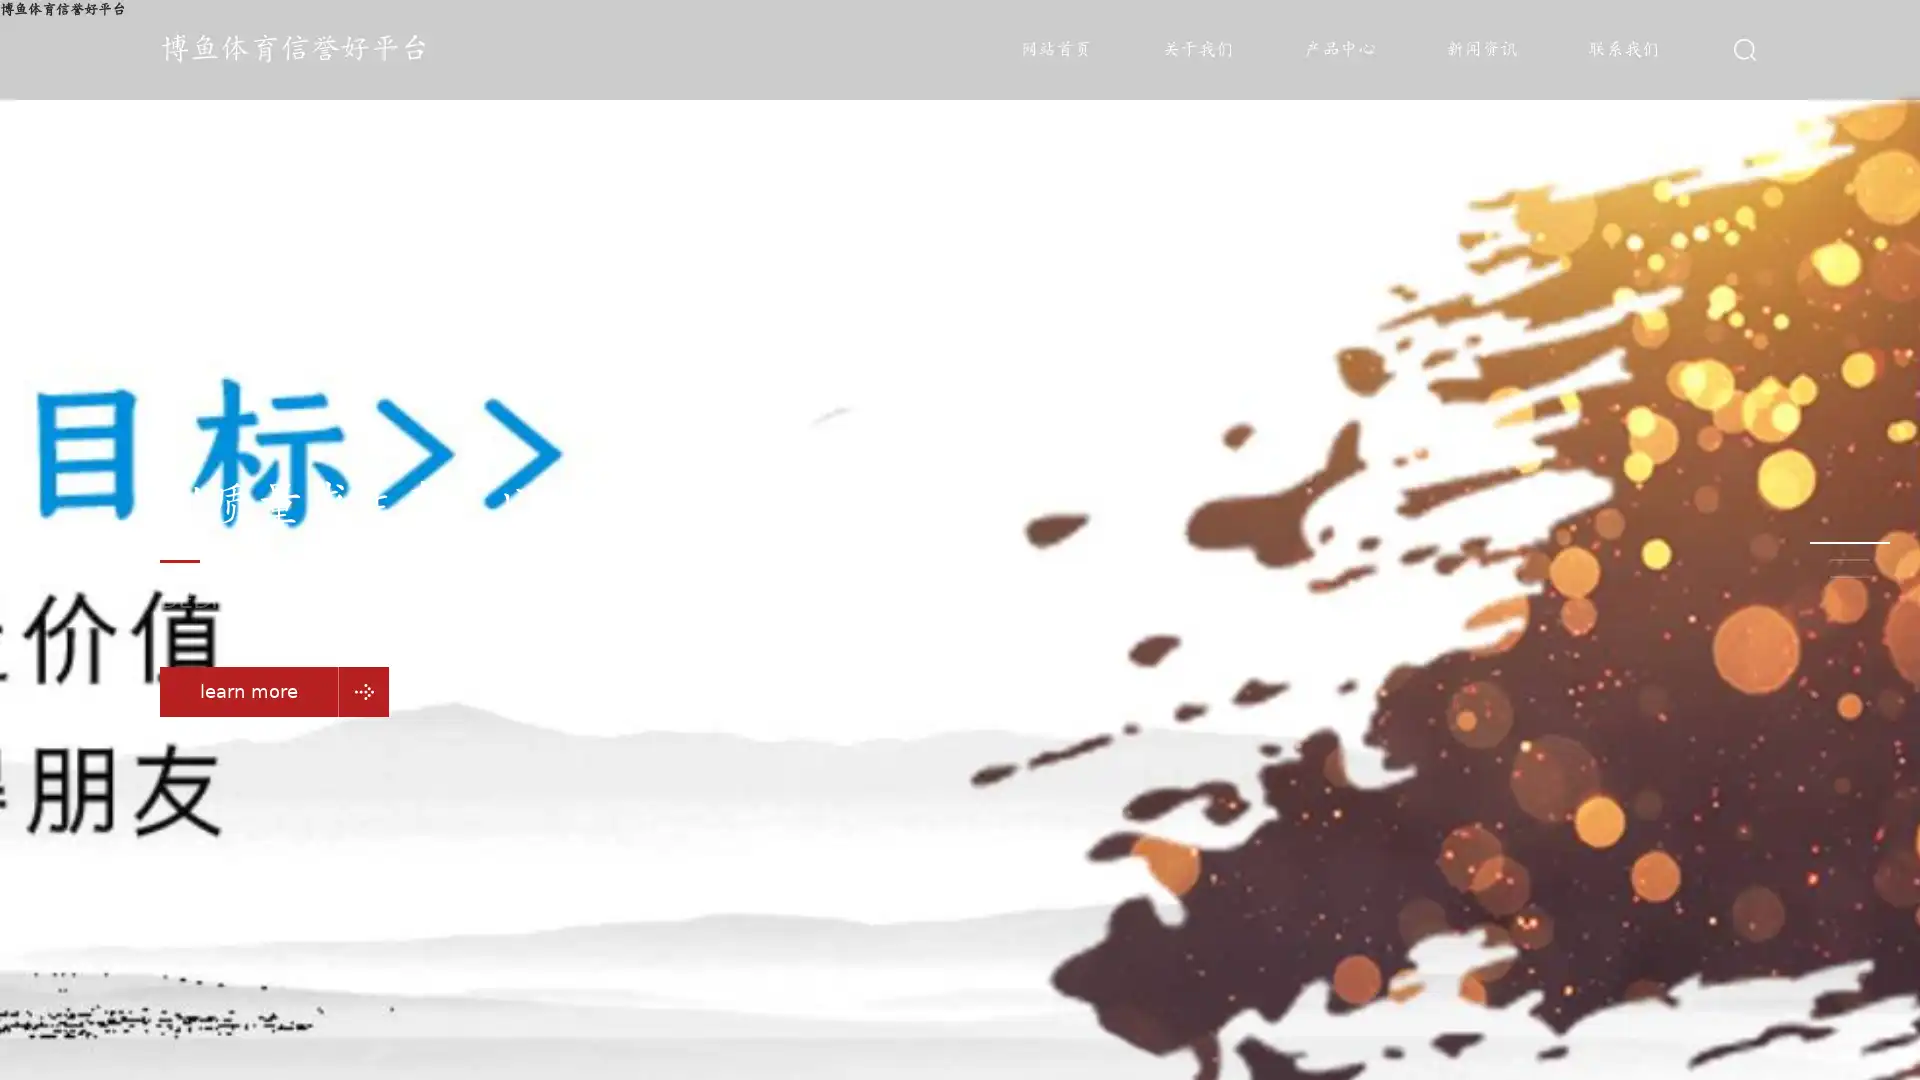 The image size is (1920, 1080). What do you see at coordinates (1848, 577) in the screenshot?
I see `Go to slide 3` at bounding box center [1848, 577].